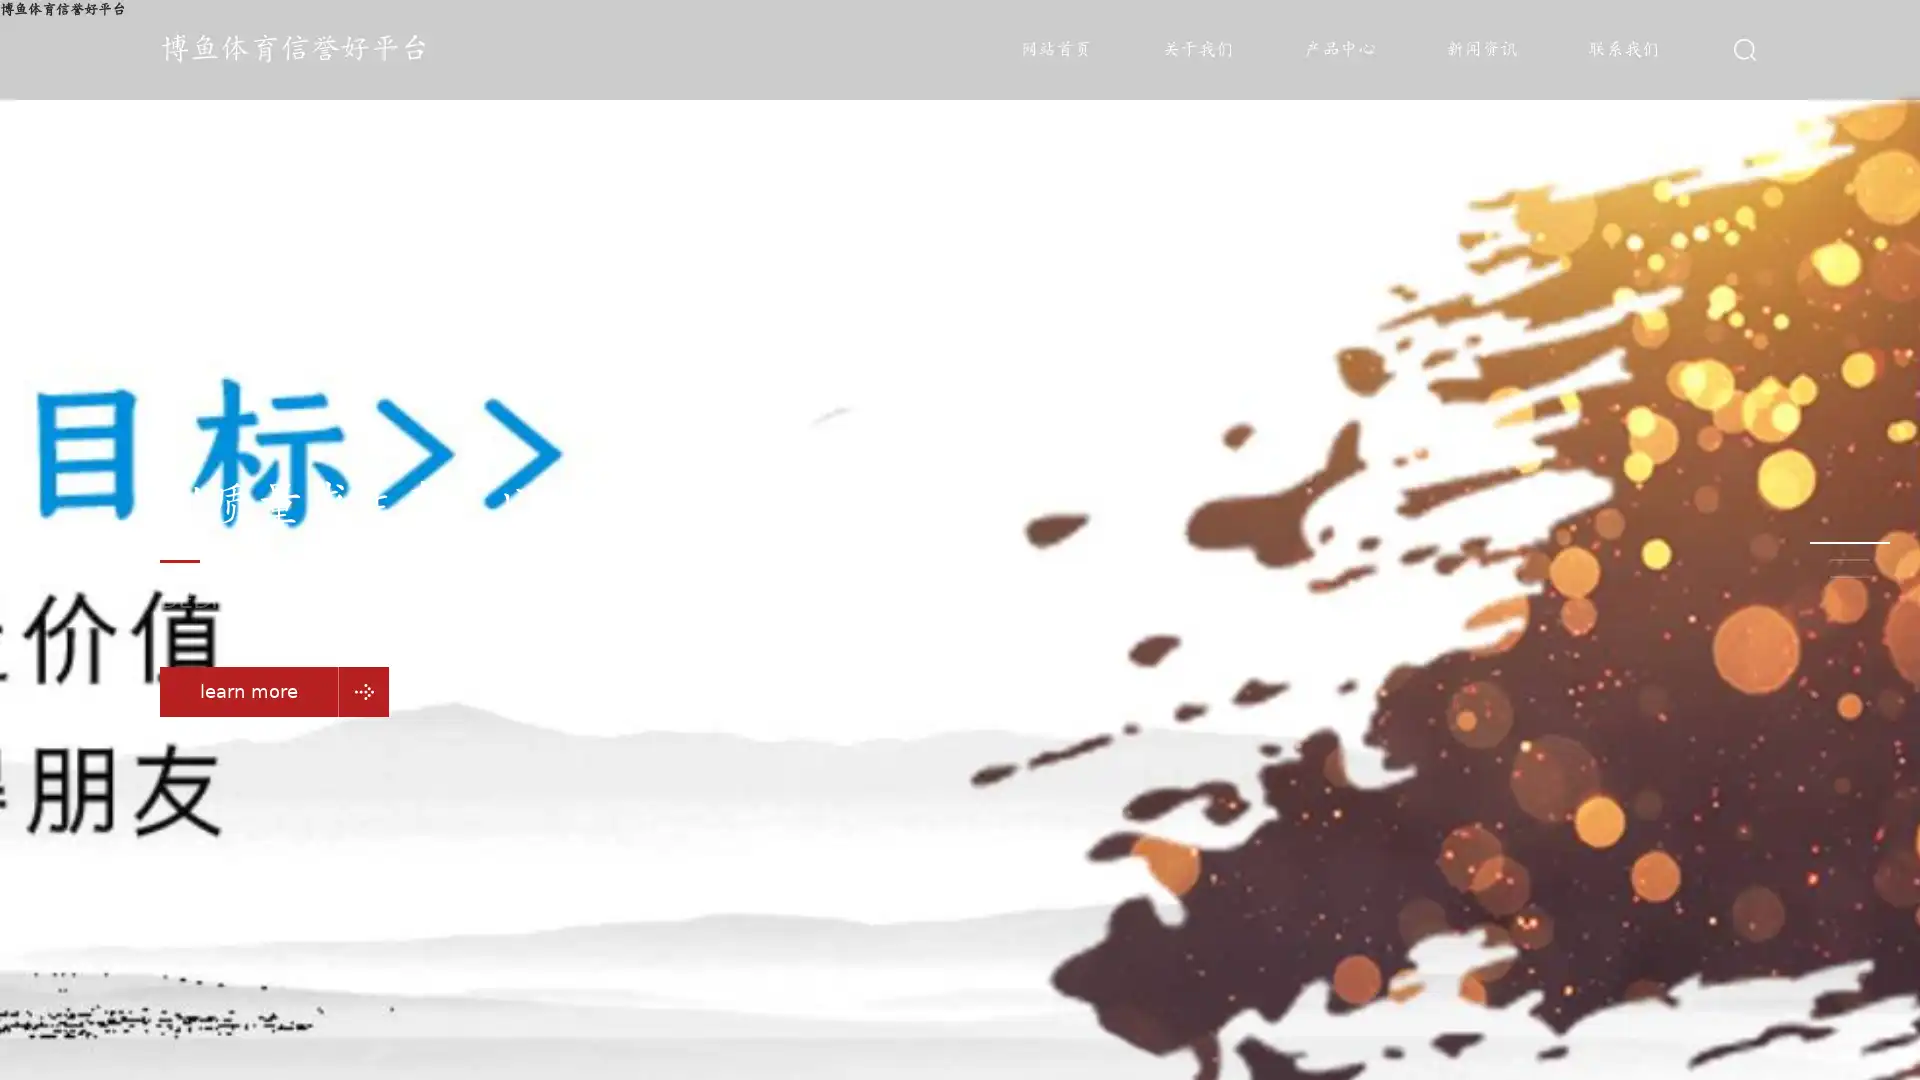 The image size is (1920, 1080). What do you see at coordinates (1848, 577) in the screenshot?
I see `Go to slide 3` at bounding box center [1848, 577].